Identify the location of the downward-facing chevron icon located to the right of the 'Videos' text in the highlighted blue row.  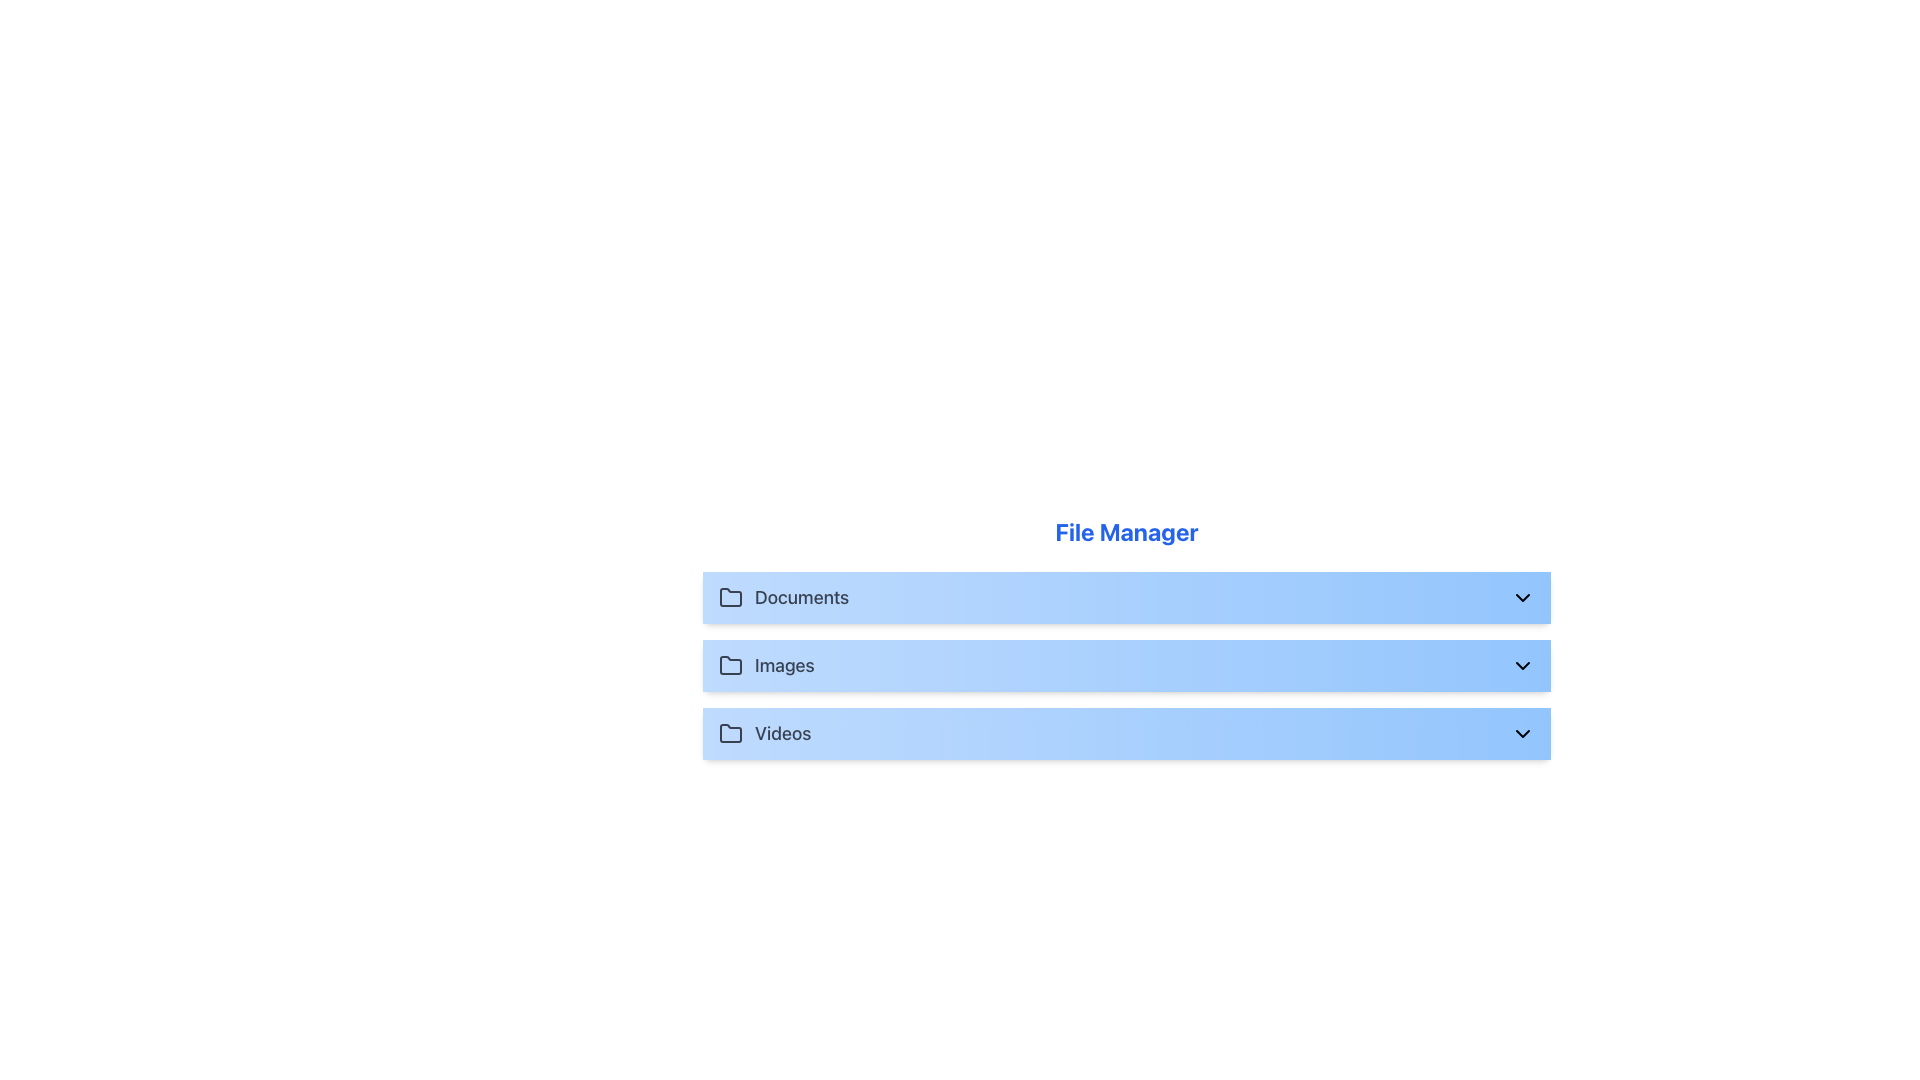
(1521, 733).